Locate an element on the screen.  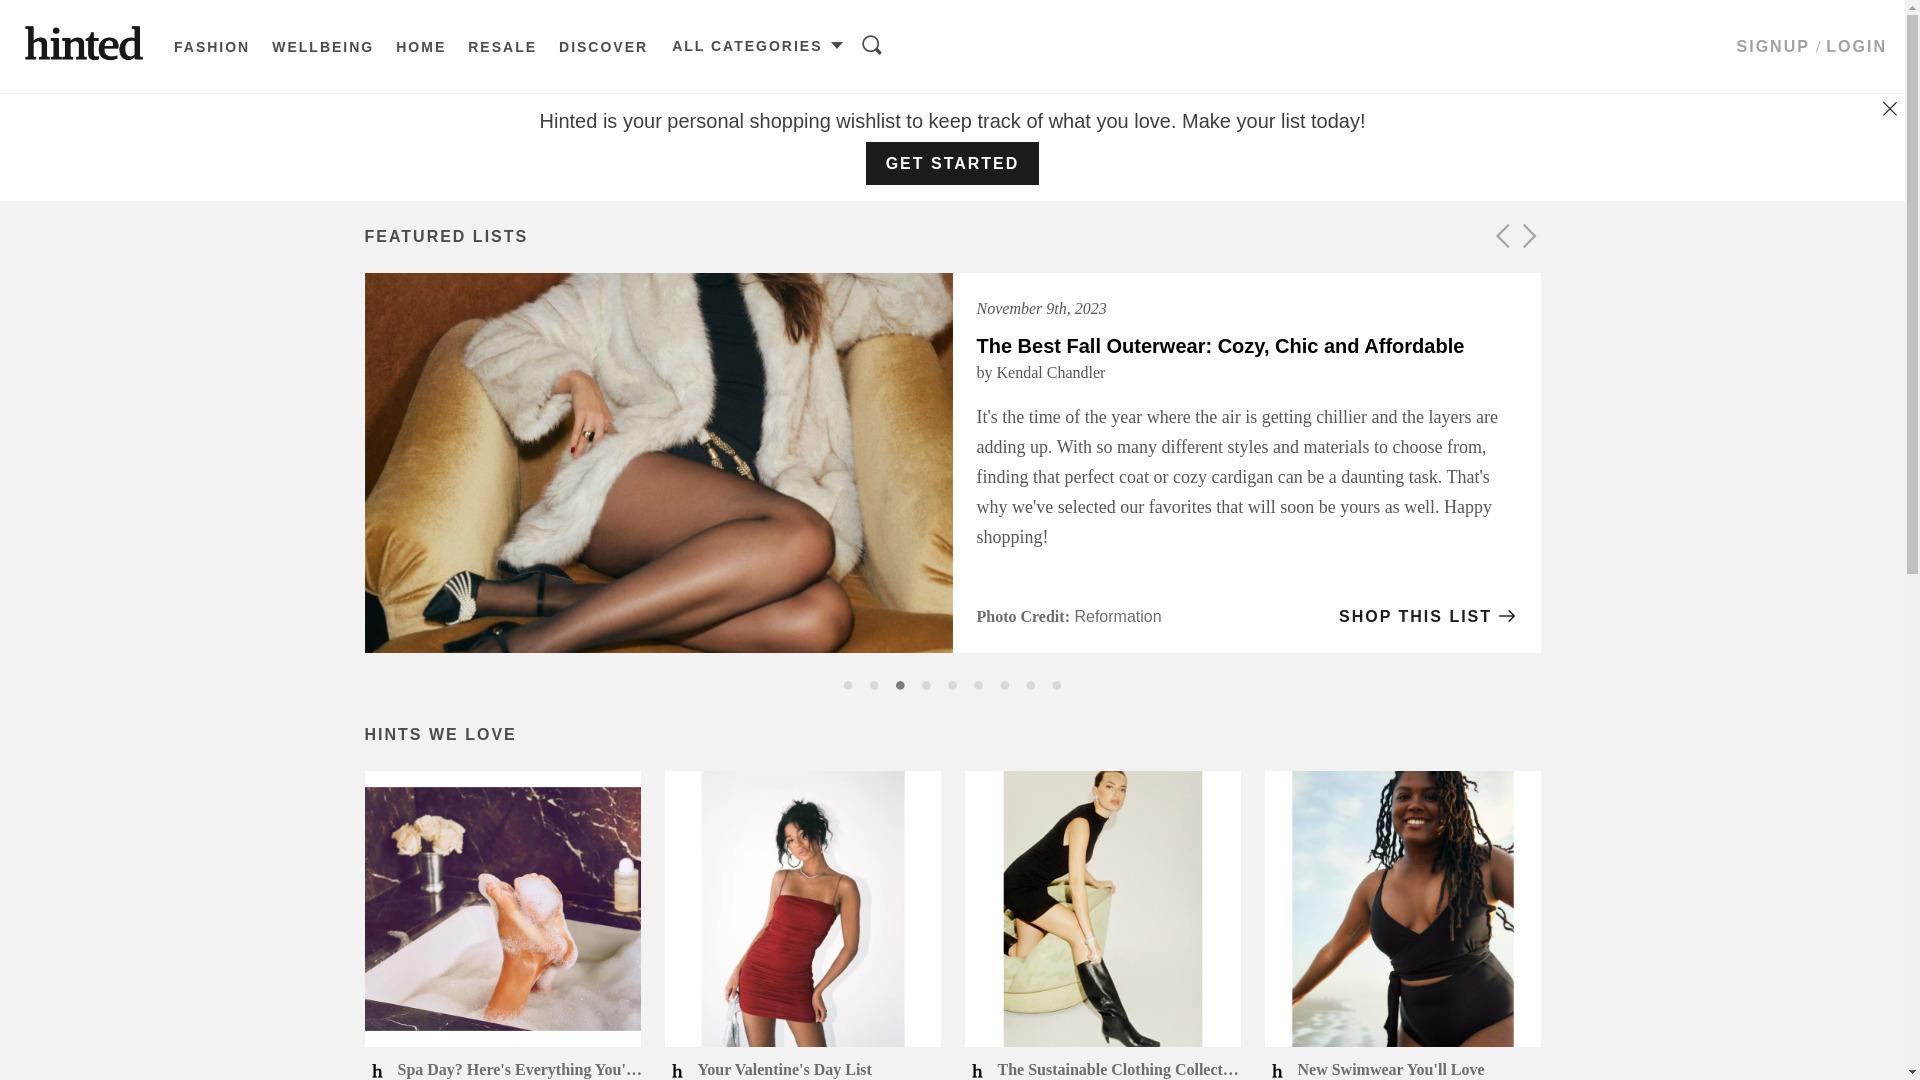
'Dismiss' is located at coordinates (1881, 107).